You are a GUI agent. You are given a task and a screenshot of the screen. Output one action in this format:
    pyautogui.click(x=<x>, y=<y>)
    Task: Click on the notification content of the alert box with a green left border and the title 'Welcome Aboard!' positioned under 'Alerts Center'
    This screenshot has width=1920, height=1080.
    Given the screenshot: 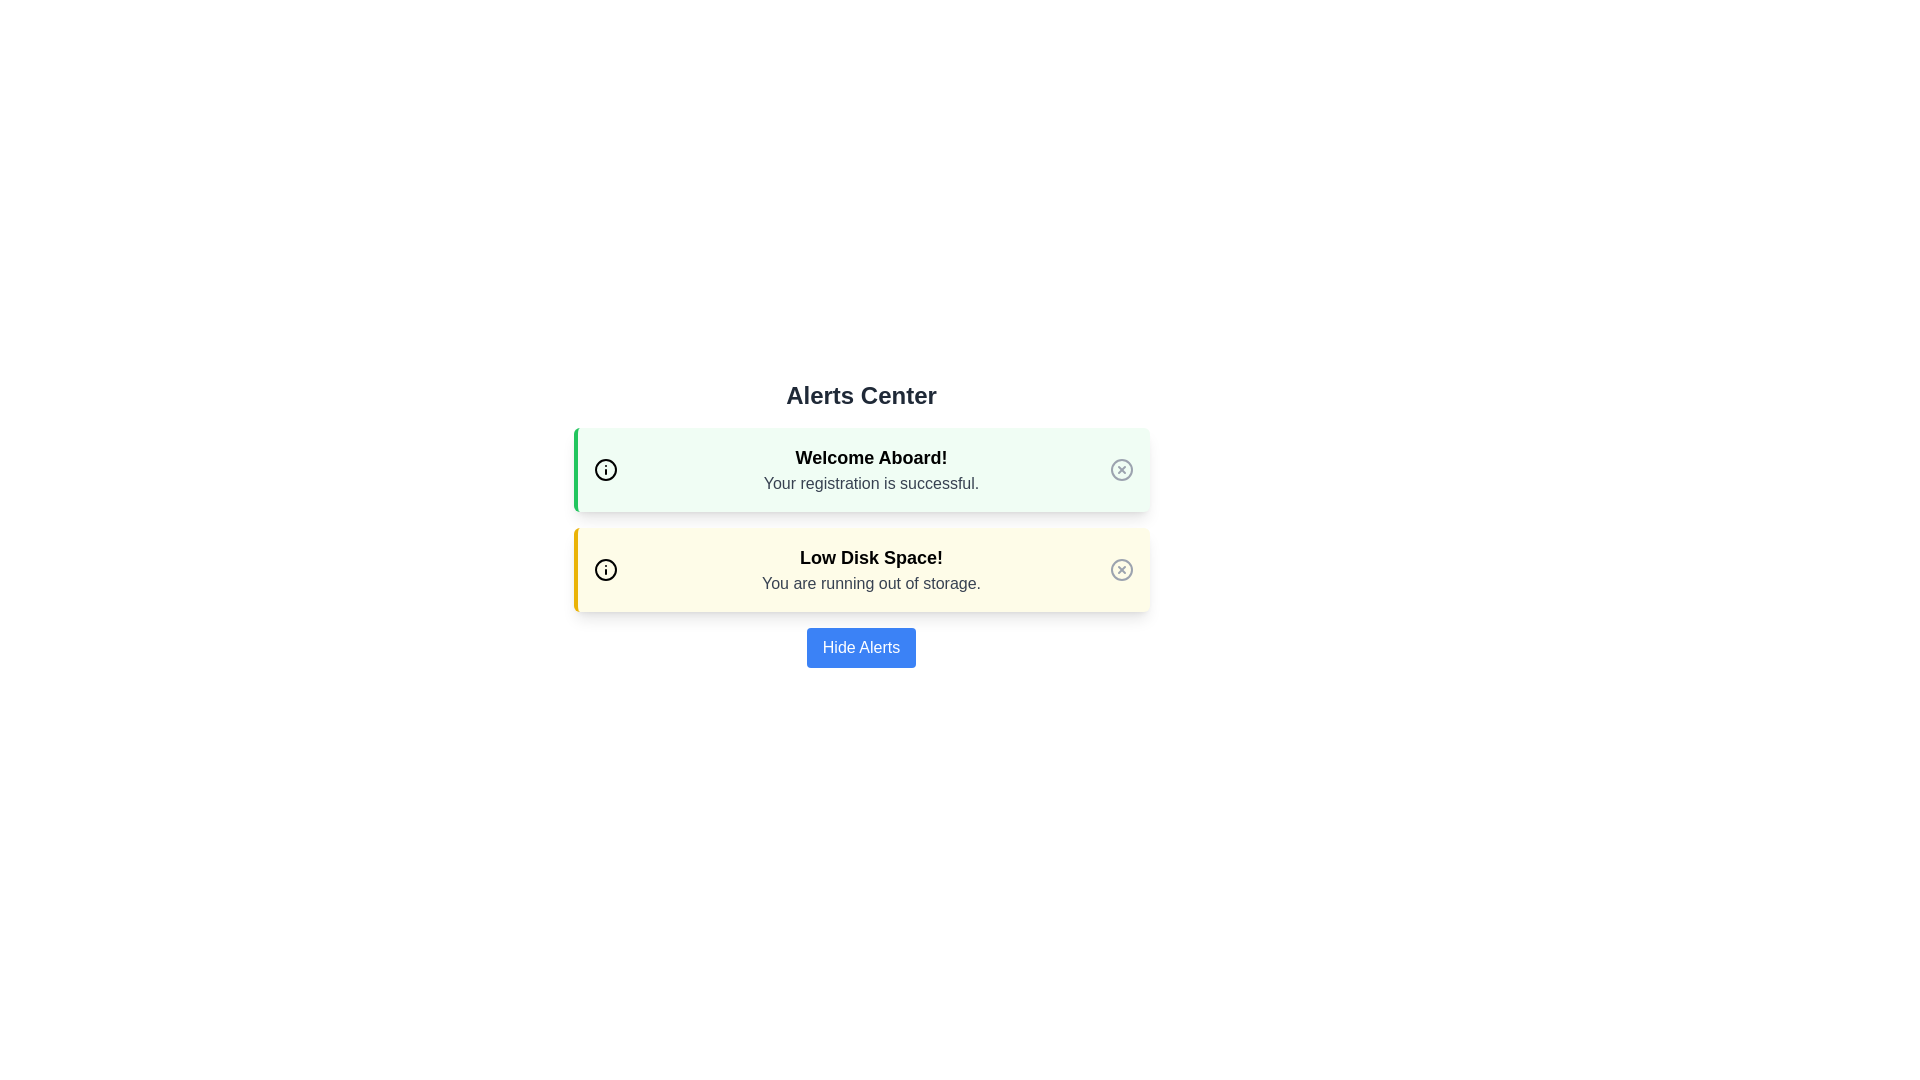 What is the action you would take?
    pyautogui.click(x=861, y=470)
    